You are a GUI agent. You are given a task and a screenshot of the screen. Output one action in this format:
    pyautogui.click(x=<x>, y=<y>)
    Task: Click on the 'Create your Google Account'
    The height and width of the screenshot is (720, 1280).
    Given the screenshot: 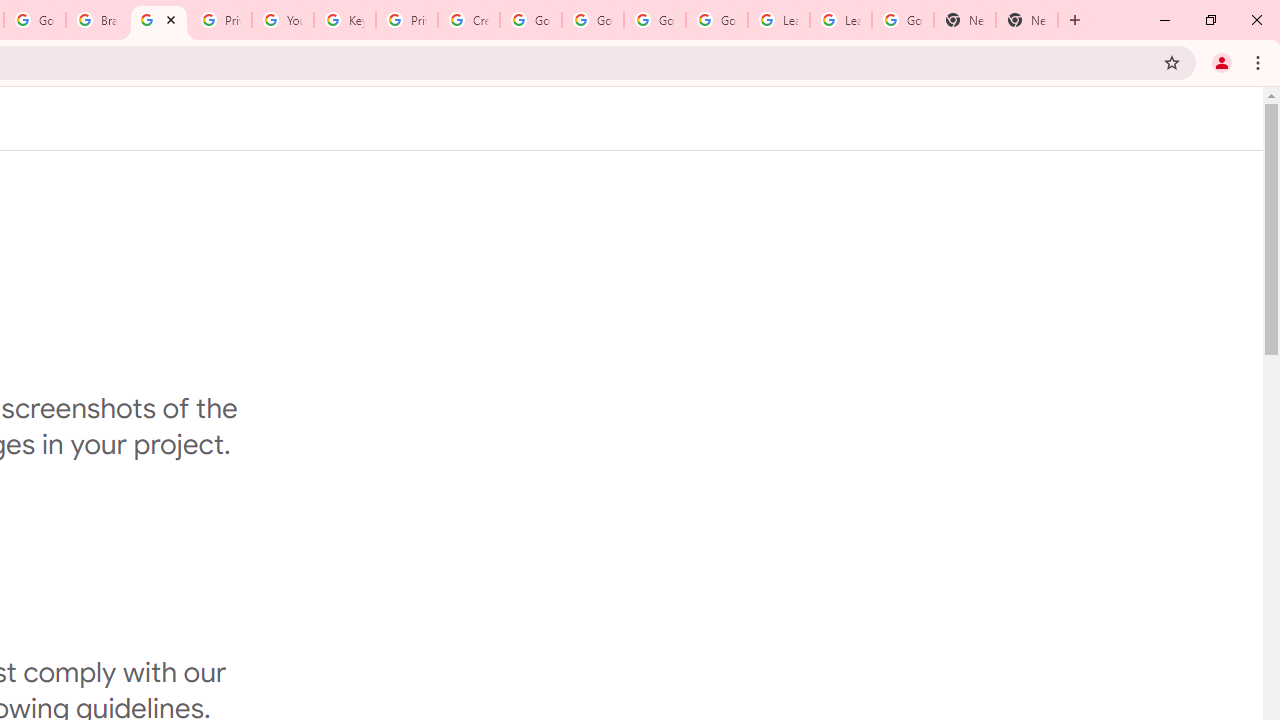 What is the action you would take?
    pyautogui.click(x=468, y=20)
    